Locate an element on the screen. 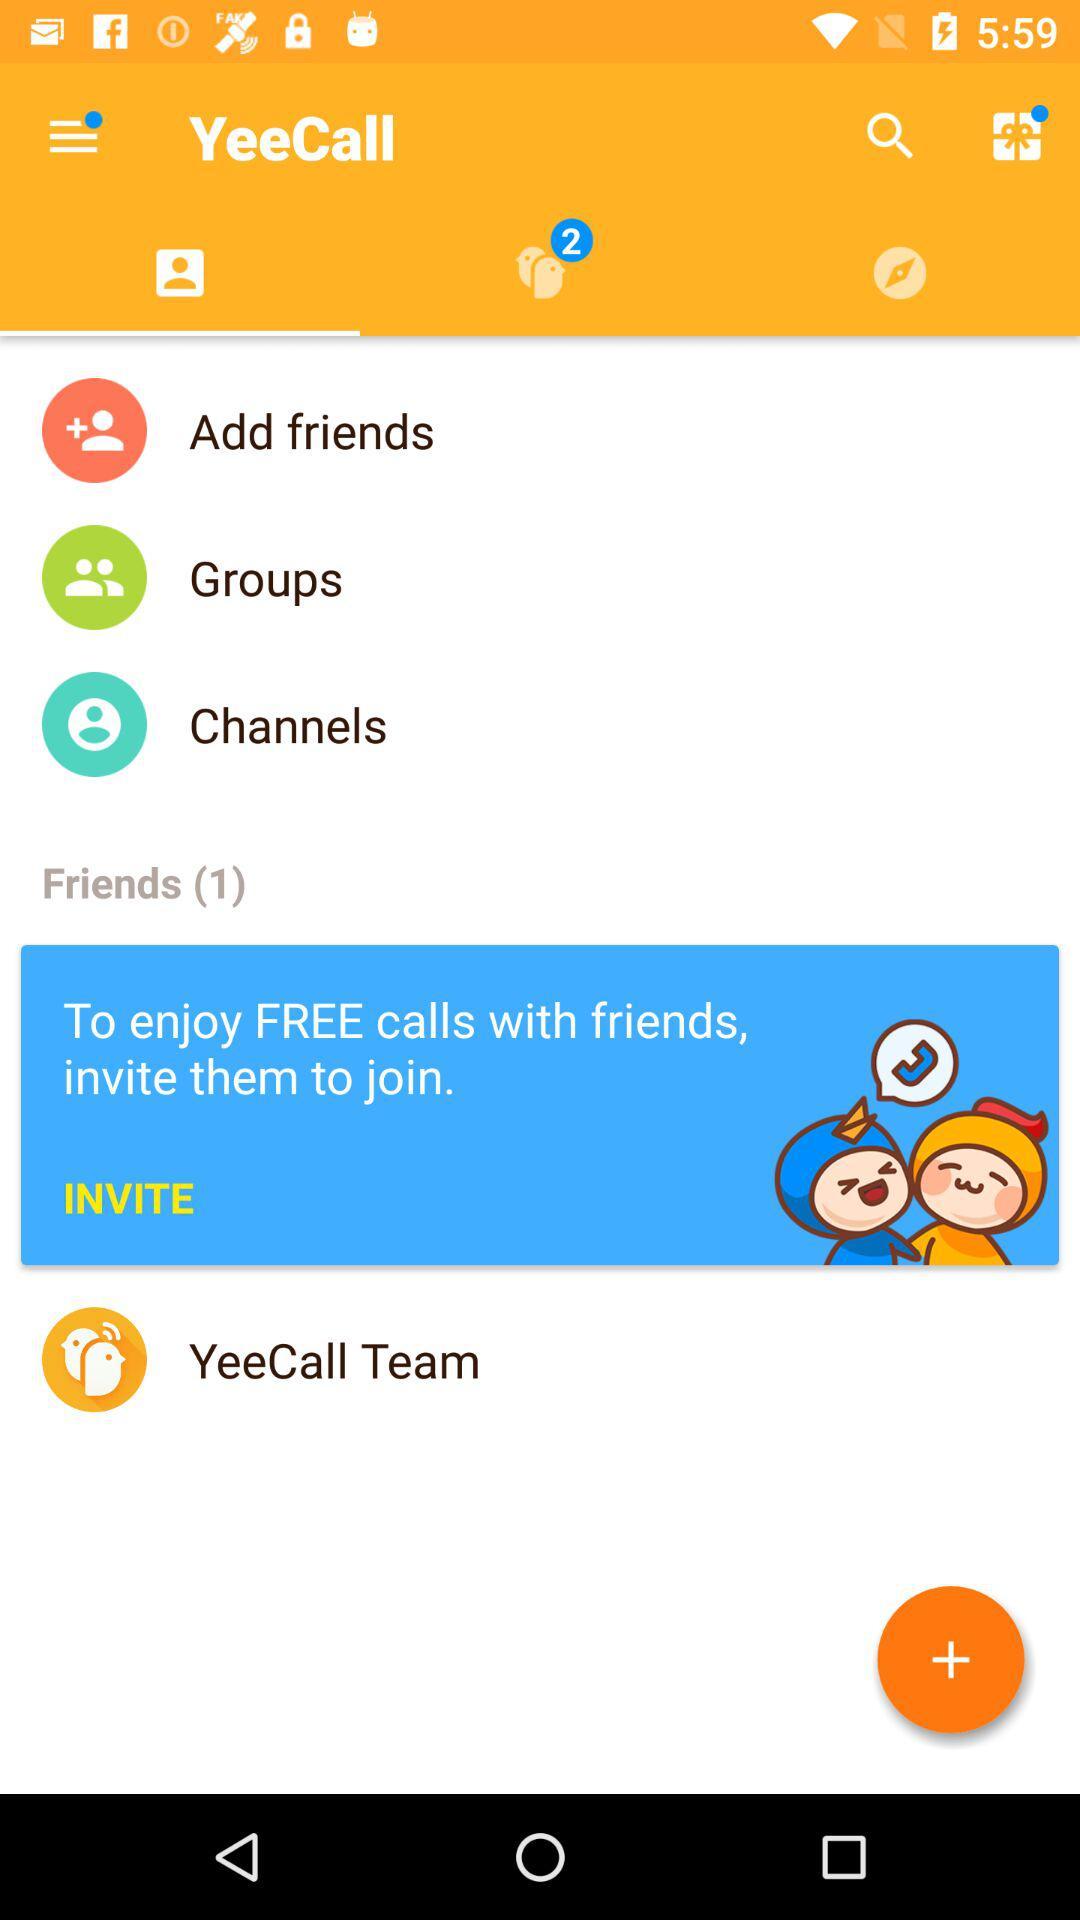 This screenshot has height=1920, width=1080. the add icon is located at coordinates (950, 1659).